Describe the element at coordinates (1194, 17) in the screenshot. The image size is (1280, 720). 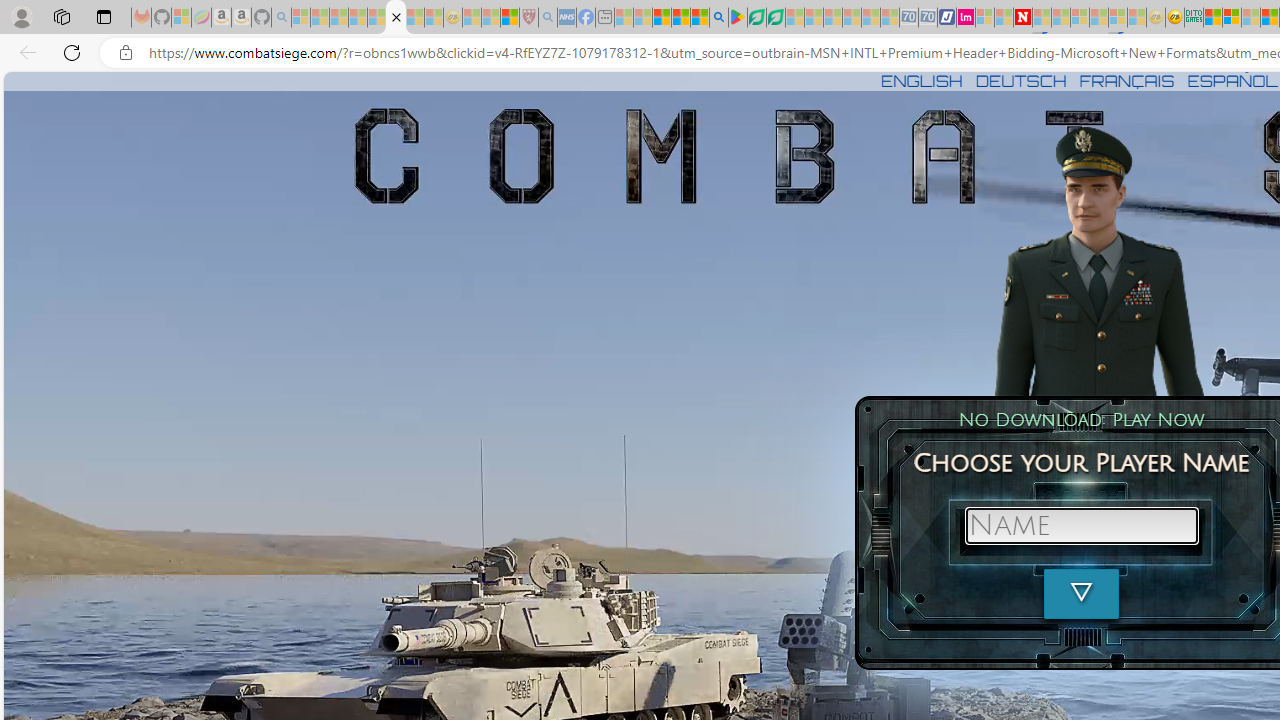
I see `'DITOGAMES AG Imprint'` at that location.